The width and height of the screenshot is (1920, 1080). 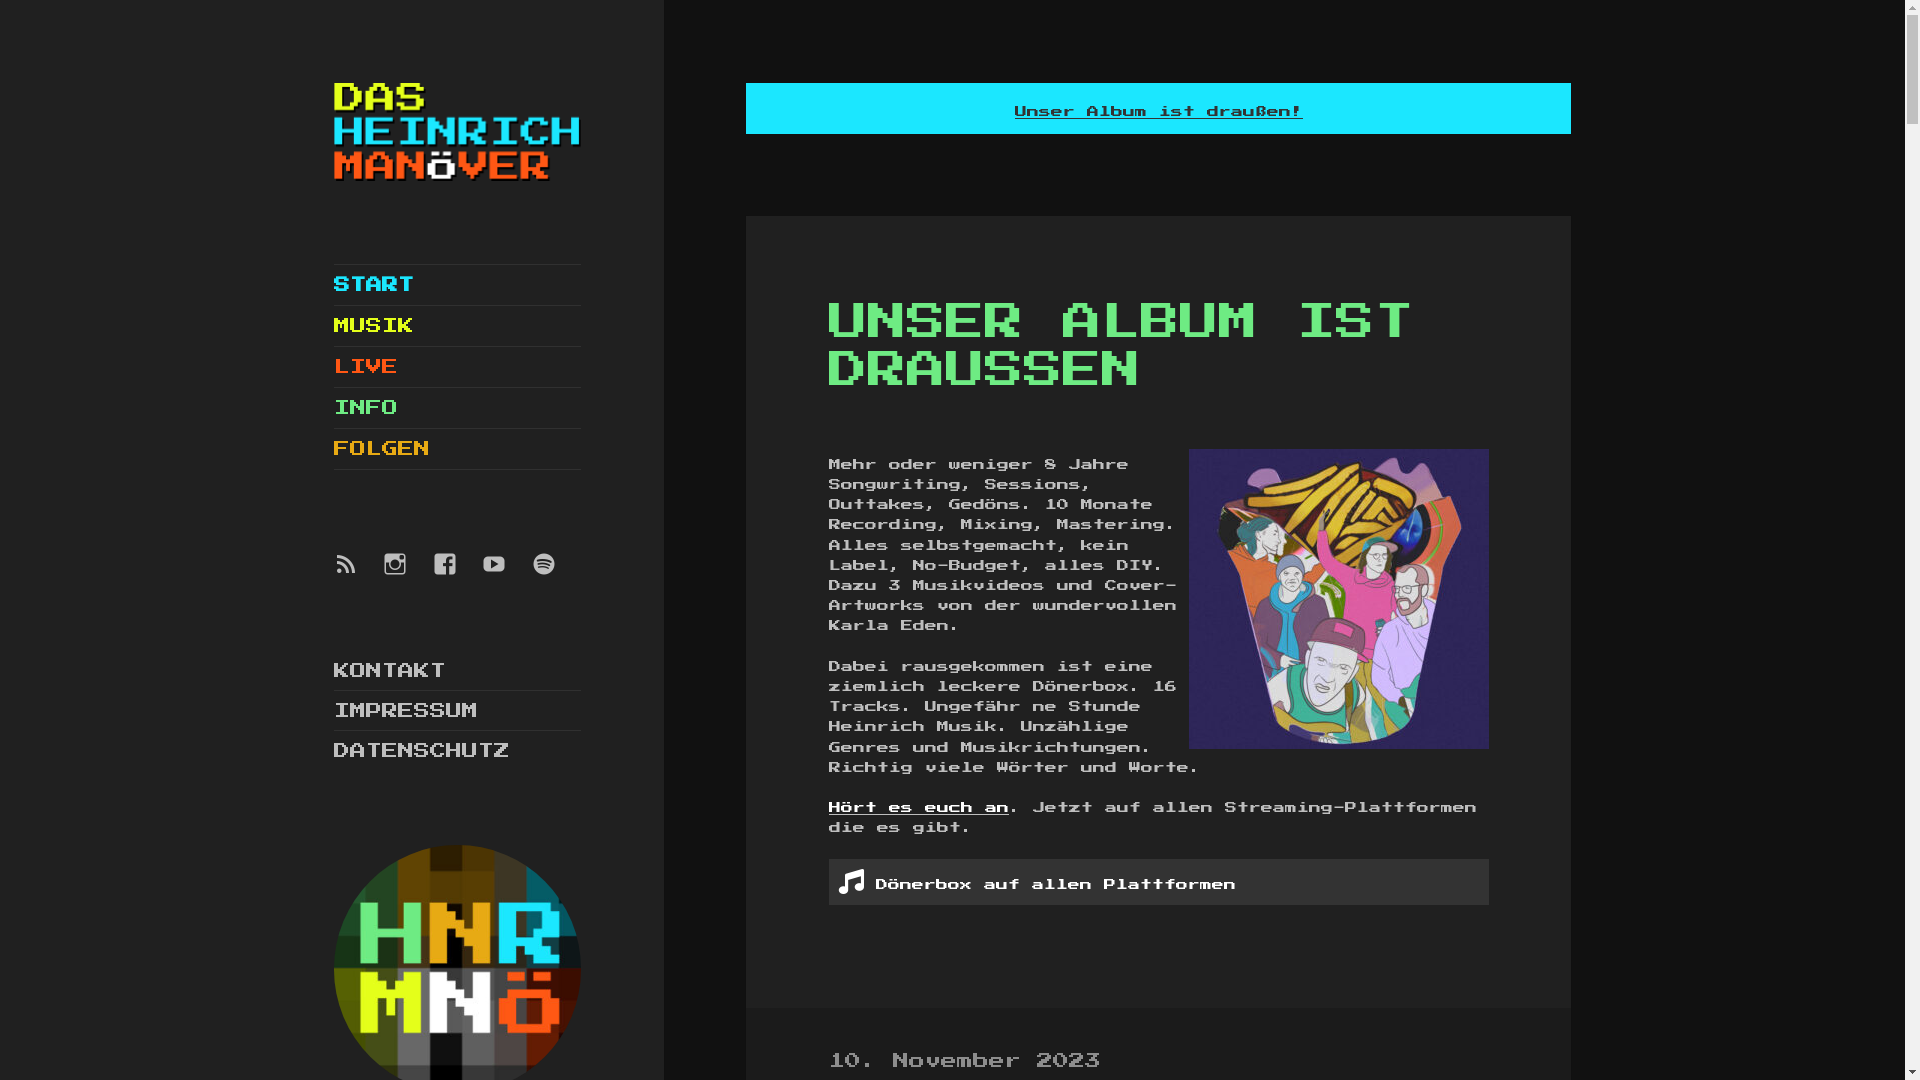 I want to click on 'KONTAKT', so click(x=334, y=671).